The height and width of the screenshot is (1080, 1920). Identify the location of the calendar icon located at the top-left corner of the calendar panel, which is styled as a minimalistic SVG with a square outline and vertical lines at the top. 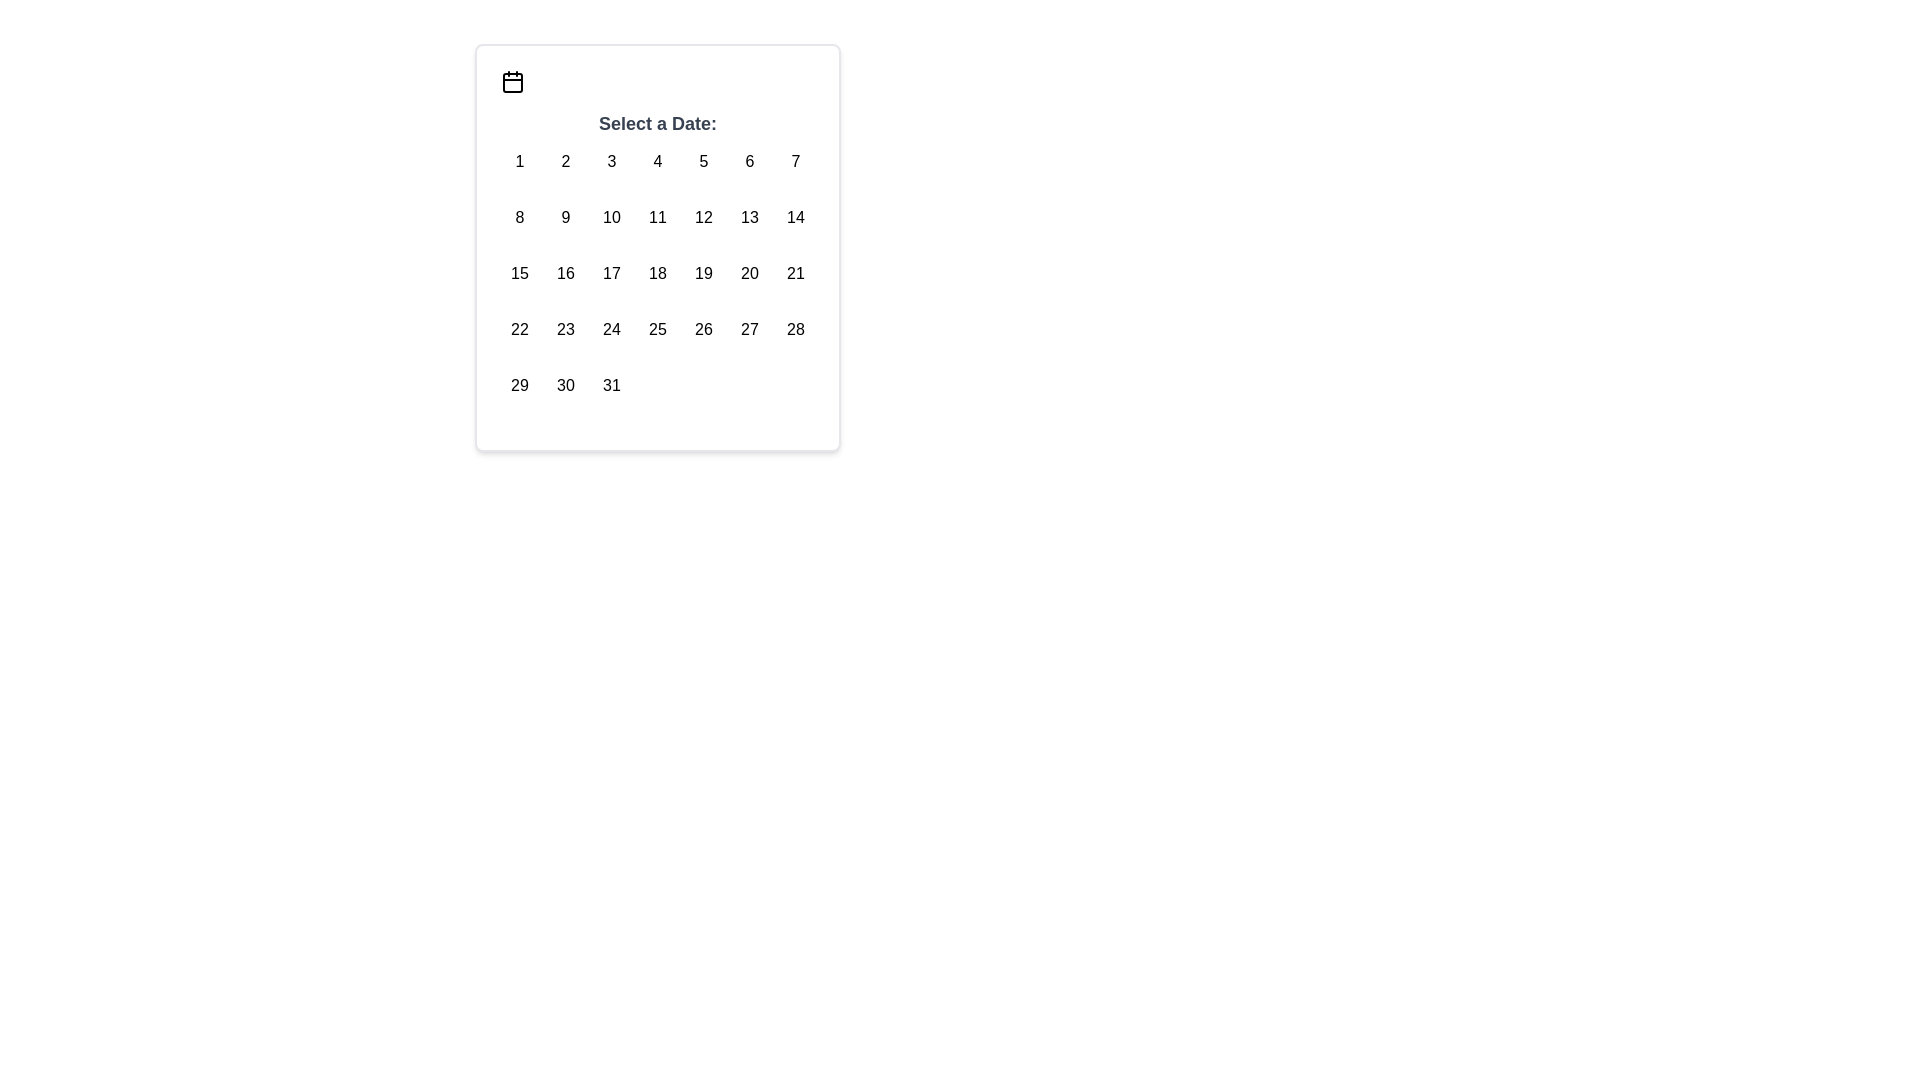
(513, 80).